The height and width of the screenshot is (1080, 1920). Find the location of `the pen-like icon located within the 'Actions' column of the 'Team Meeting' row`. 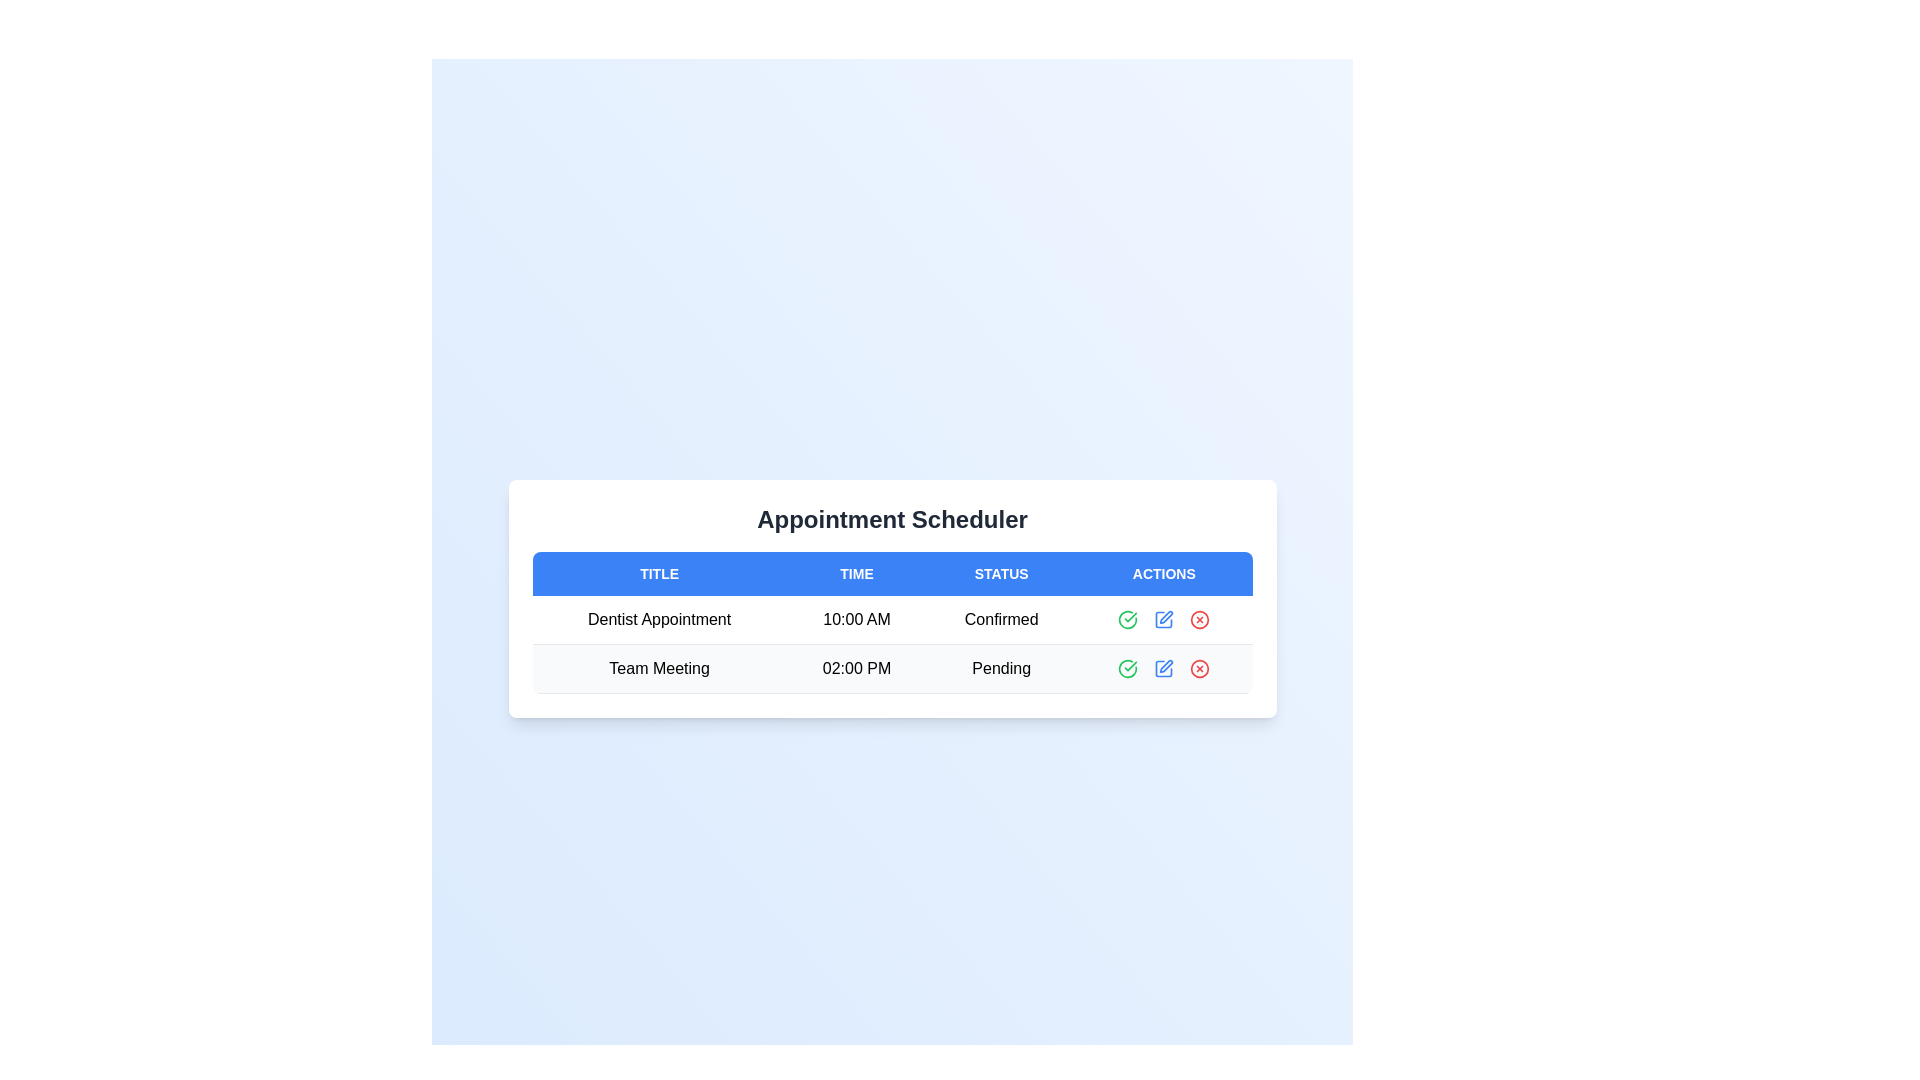

the pen-like icon located within the 'Actions' column of the 'Team Meeting' row is located at coordinates (1166, 666).